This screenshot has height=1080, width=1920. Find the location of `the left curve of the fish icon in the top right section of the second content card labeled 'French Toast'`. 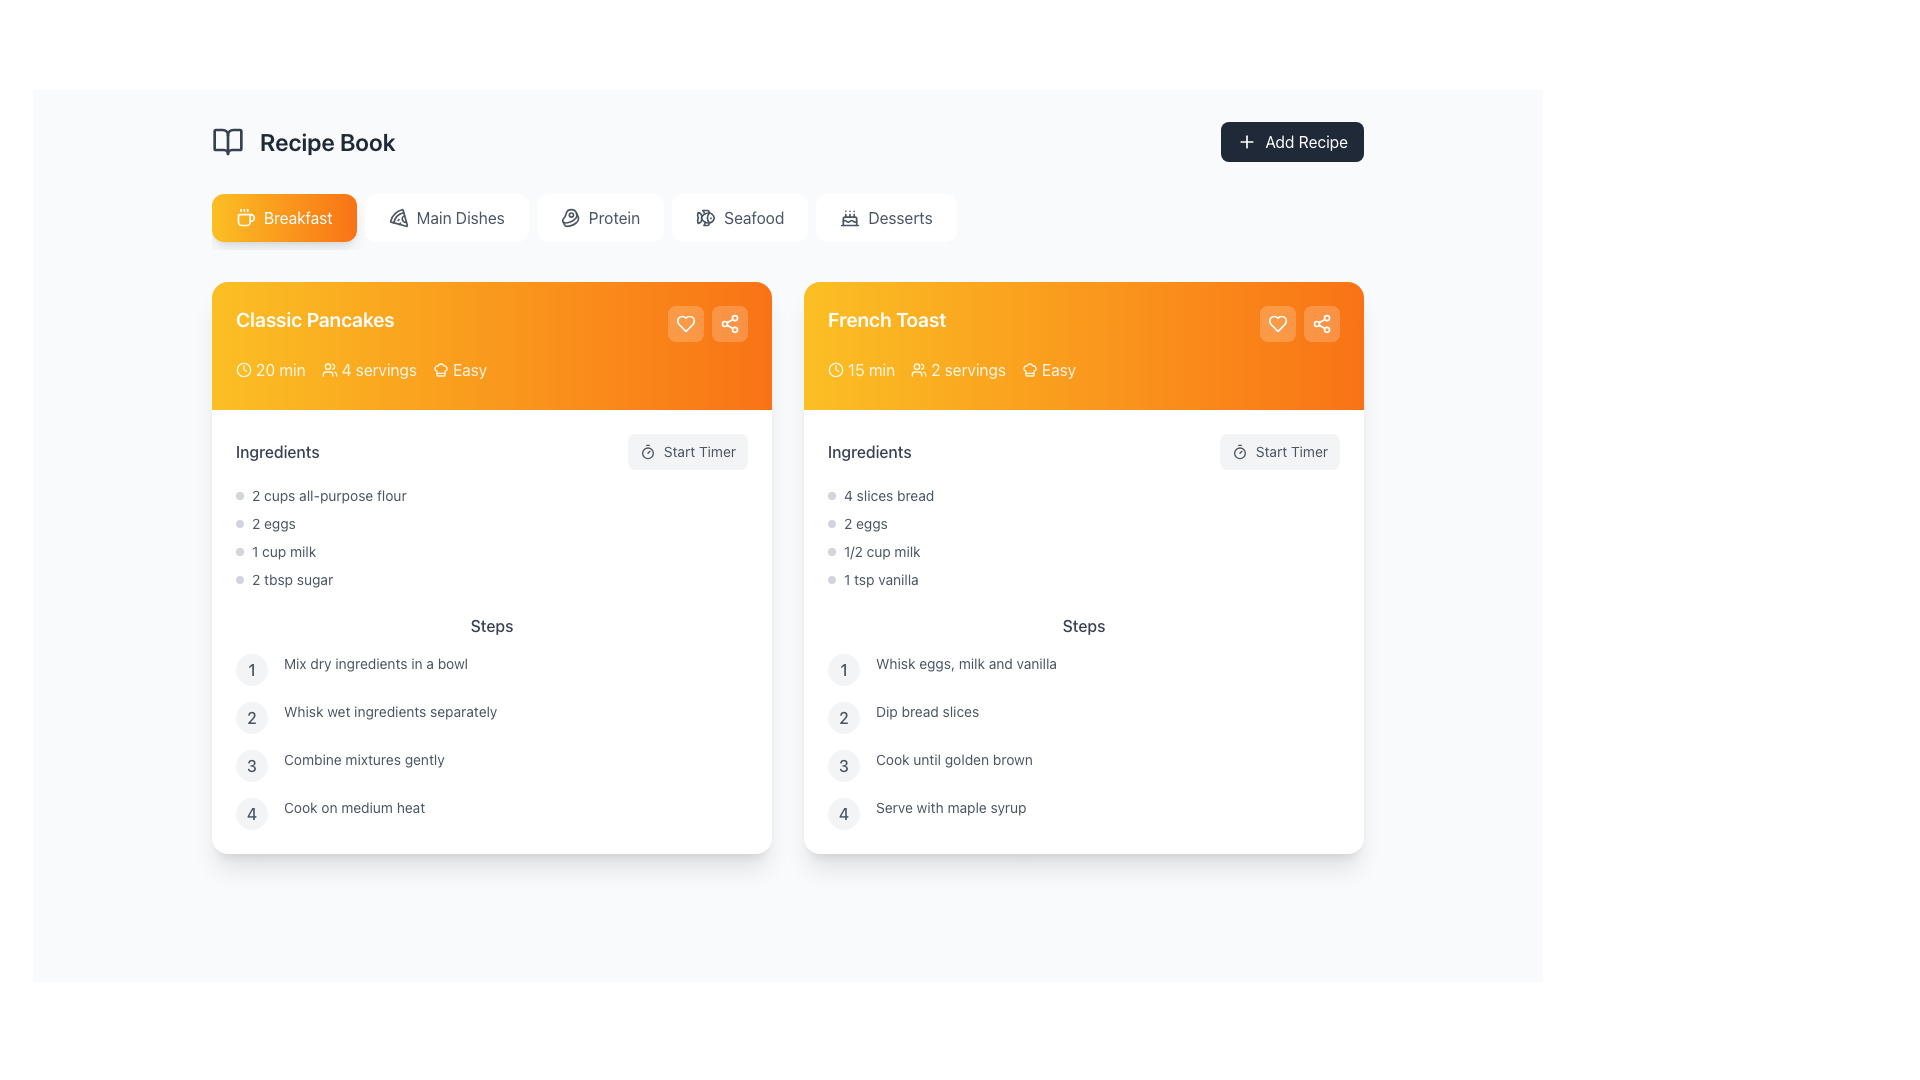

the left curve of the fish icon in the top right section of the second content card labeled 'French Toast' is located at coordinates (708, 218).